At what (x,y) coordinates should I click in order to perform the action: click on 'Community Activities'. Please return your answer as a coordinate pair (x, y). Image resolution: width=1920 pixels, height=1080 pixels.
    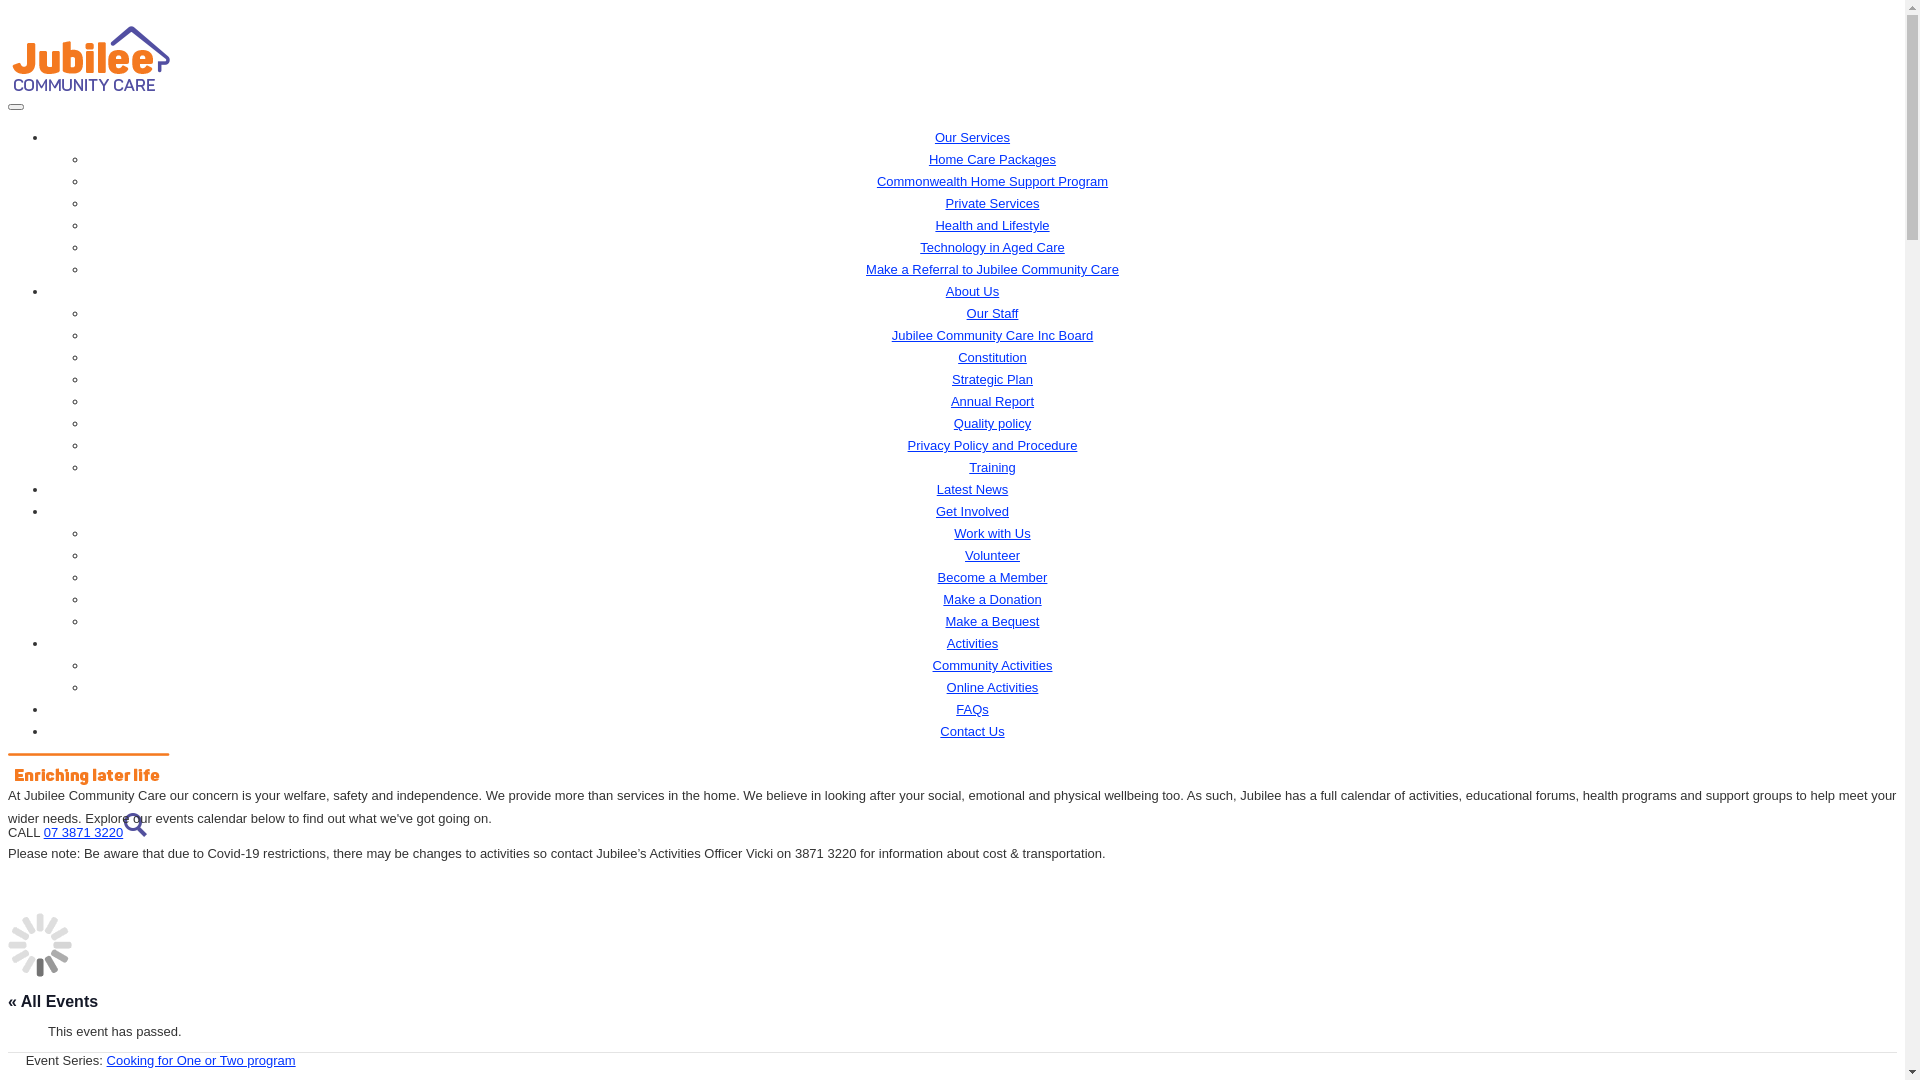
    Looking at the image, I should click on (993, 665).